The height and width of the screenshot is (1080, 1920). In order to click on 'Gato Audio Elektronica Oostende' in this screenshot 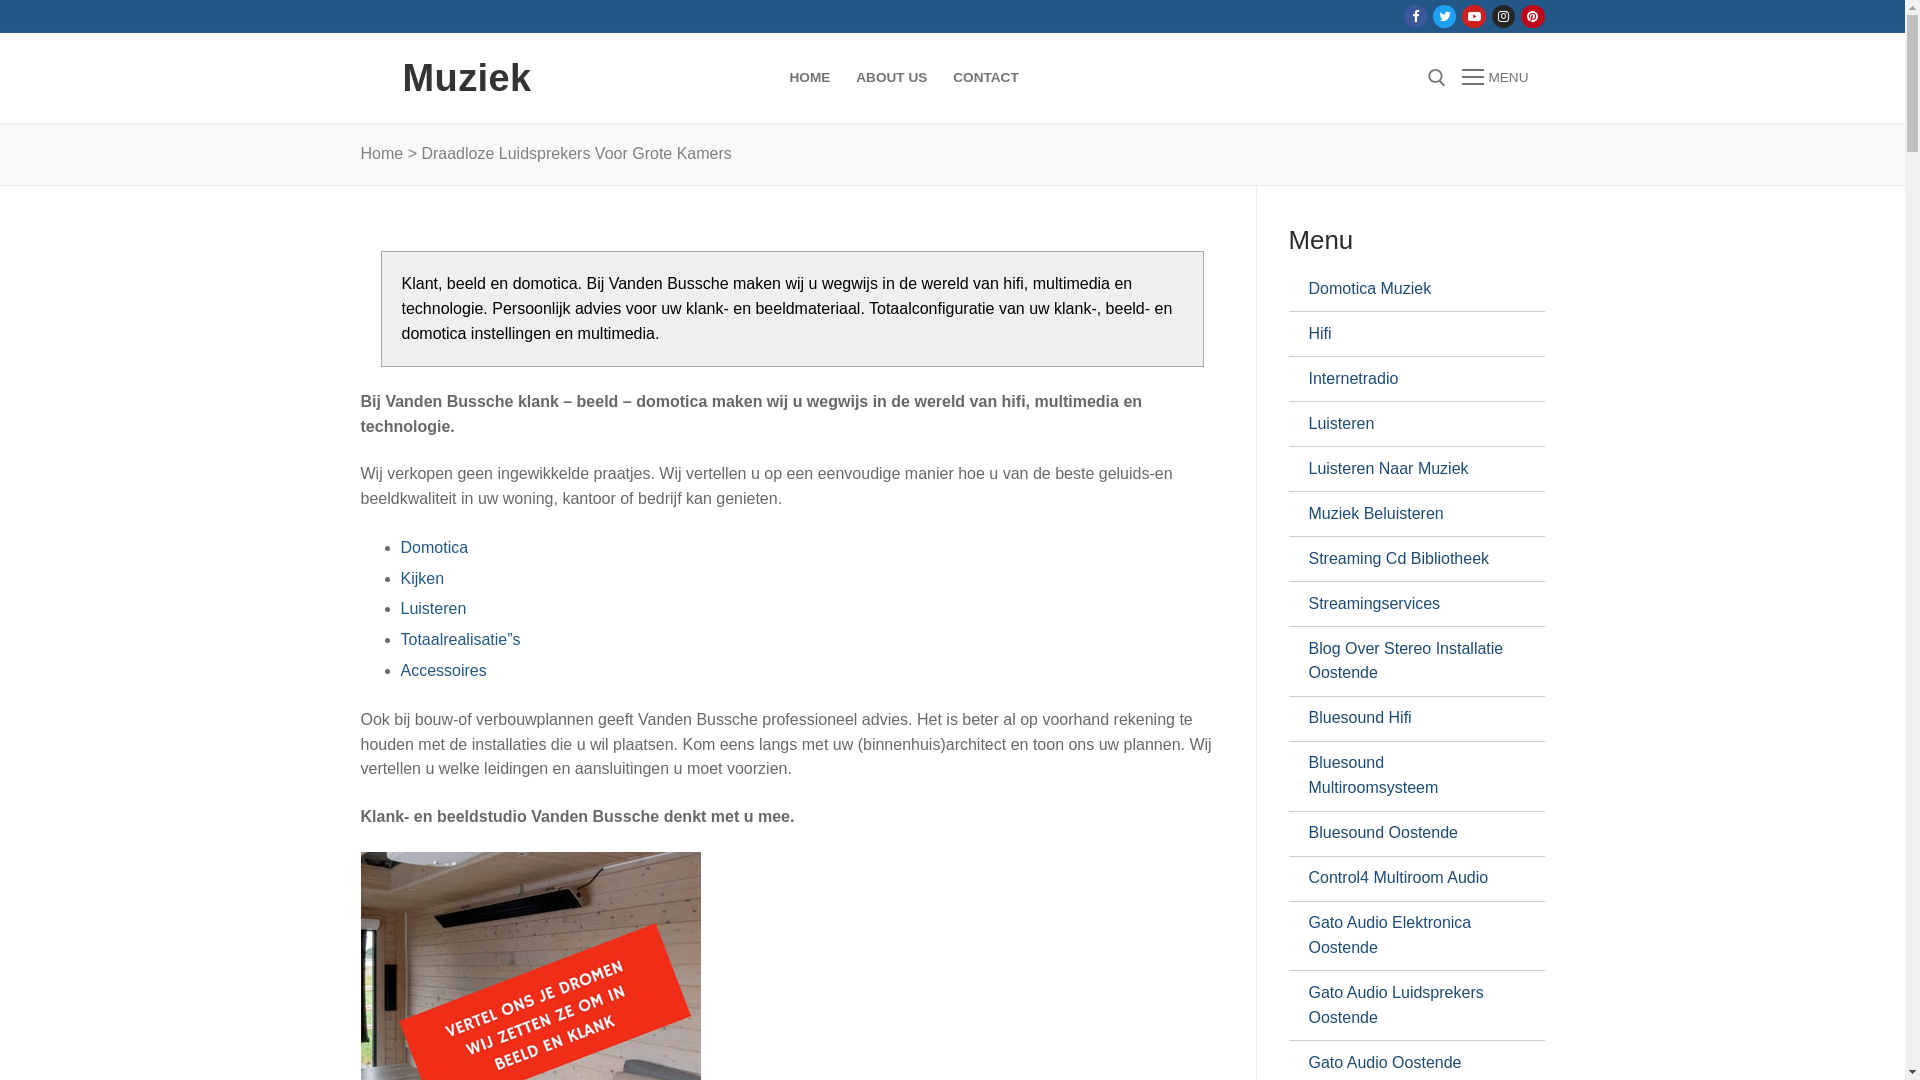, I will do `click(1308, 936)`.